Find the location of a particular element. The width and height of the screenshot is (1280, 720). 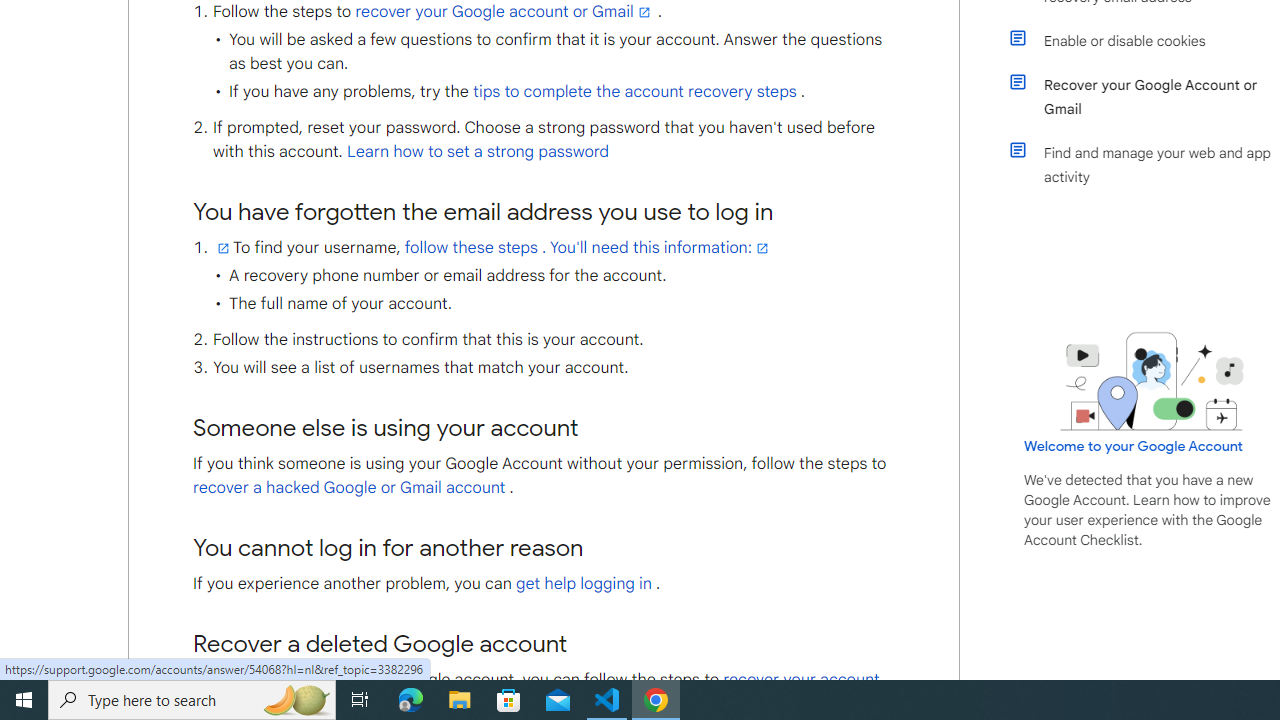

'Learn how to set a strong password' is located at coordinates (477, 150).